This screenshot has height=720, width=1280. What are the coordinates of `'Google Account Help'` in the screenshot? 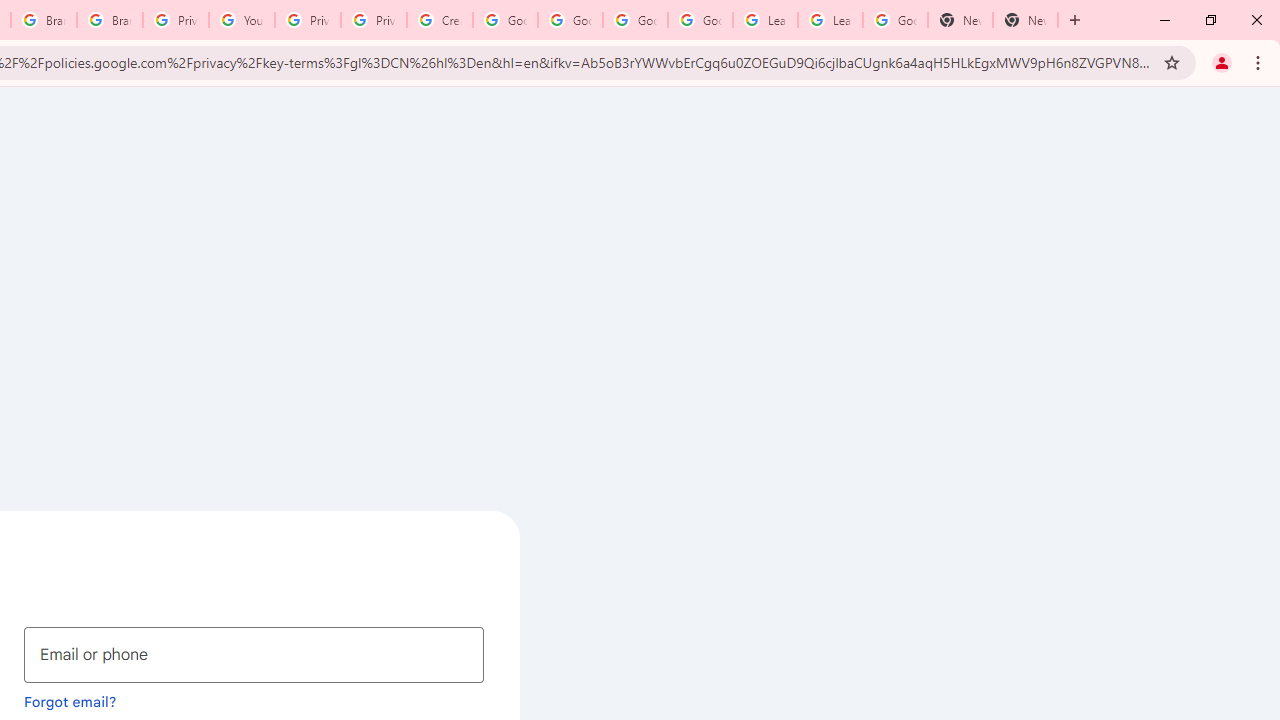 It's located at (504, 20).